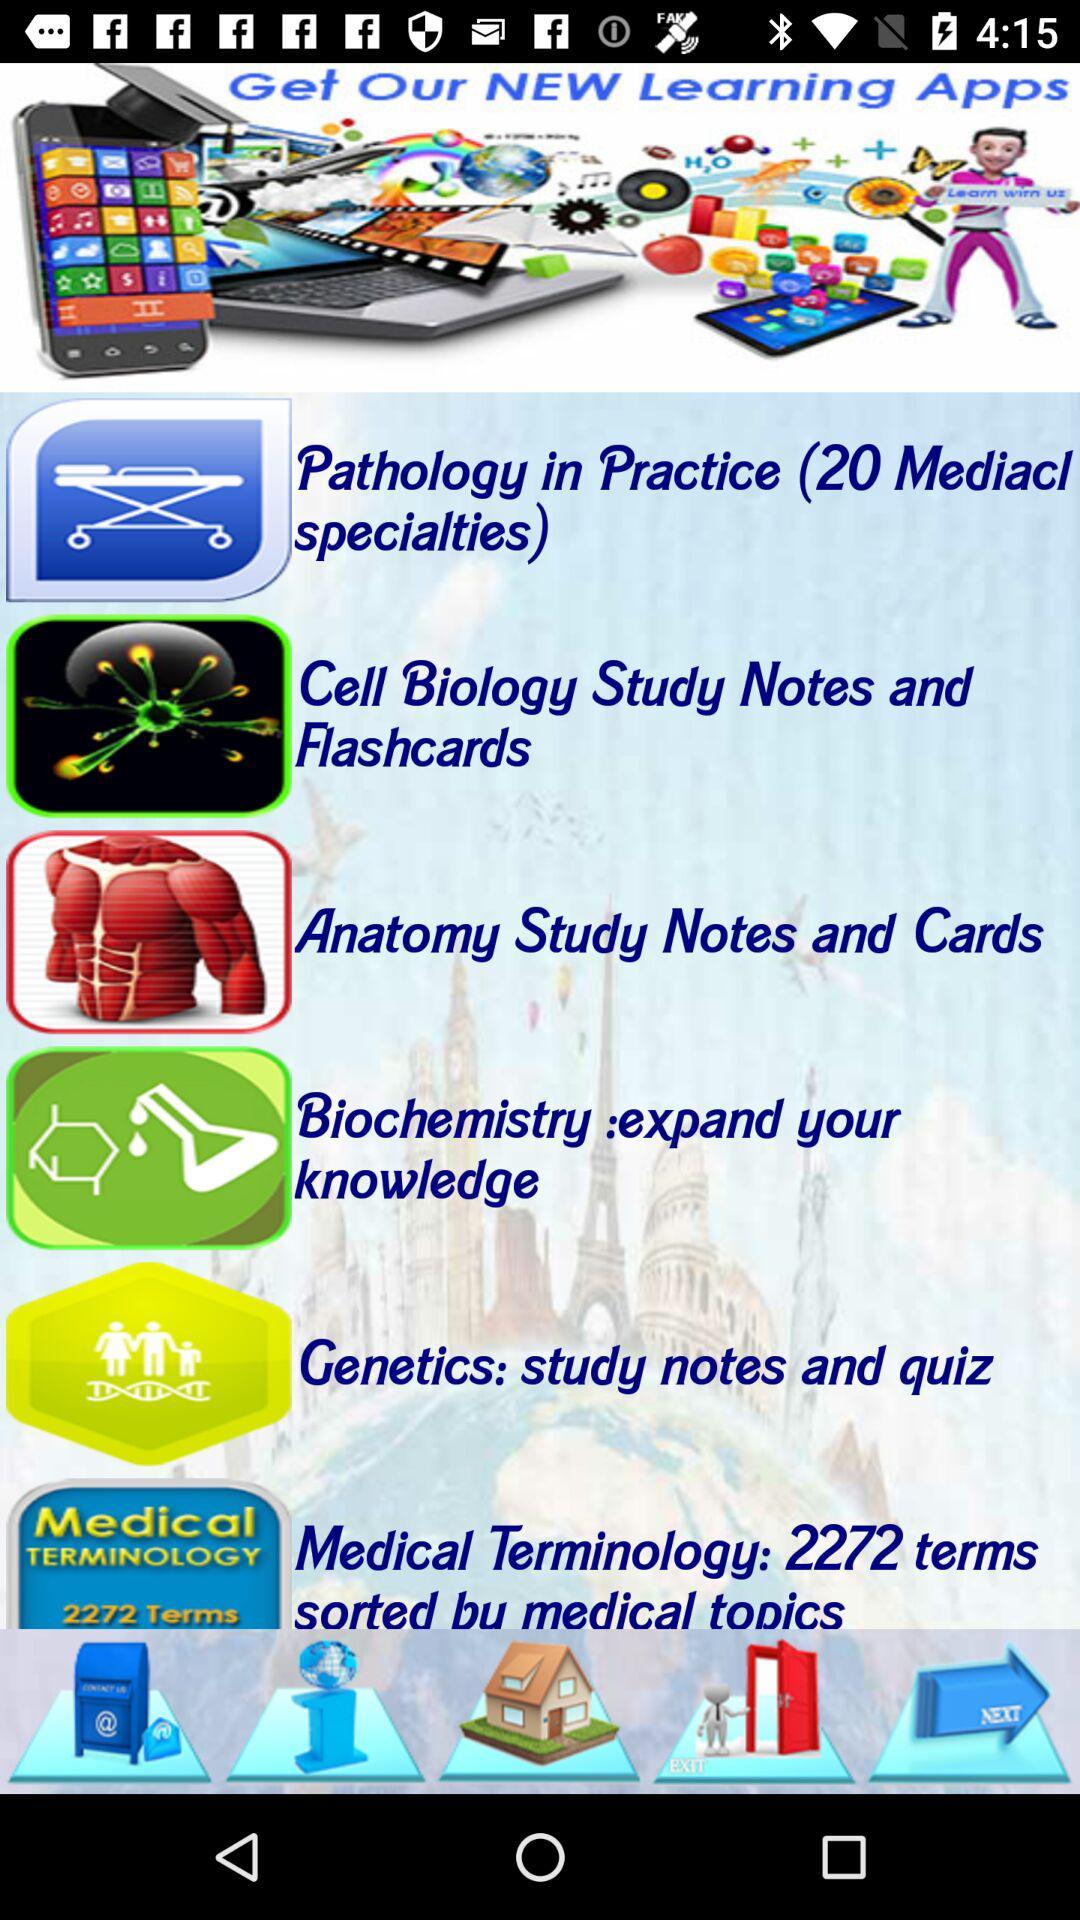 This screenshot has width=1080, height=1920. I want to click on home, so click(538, 1710).